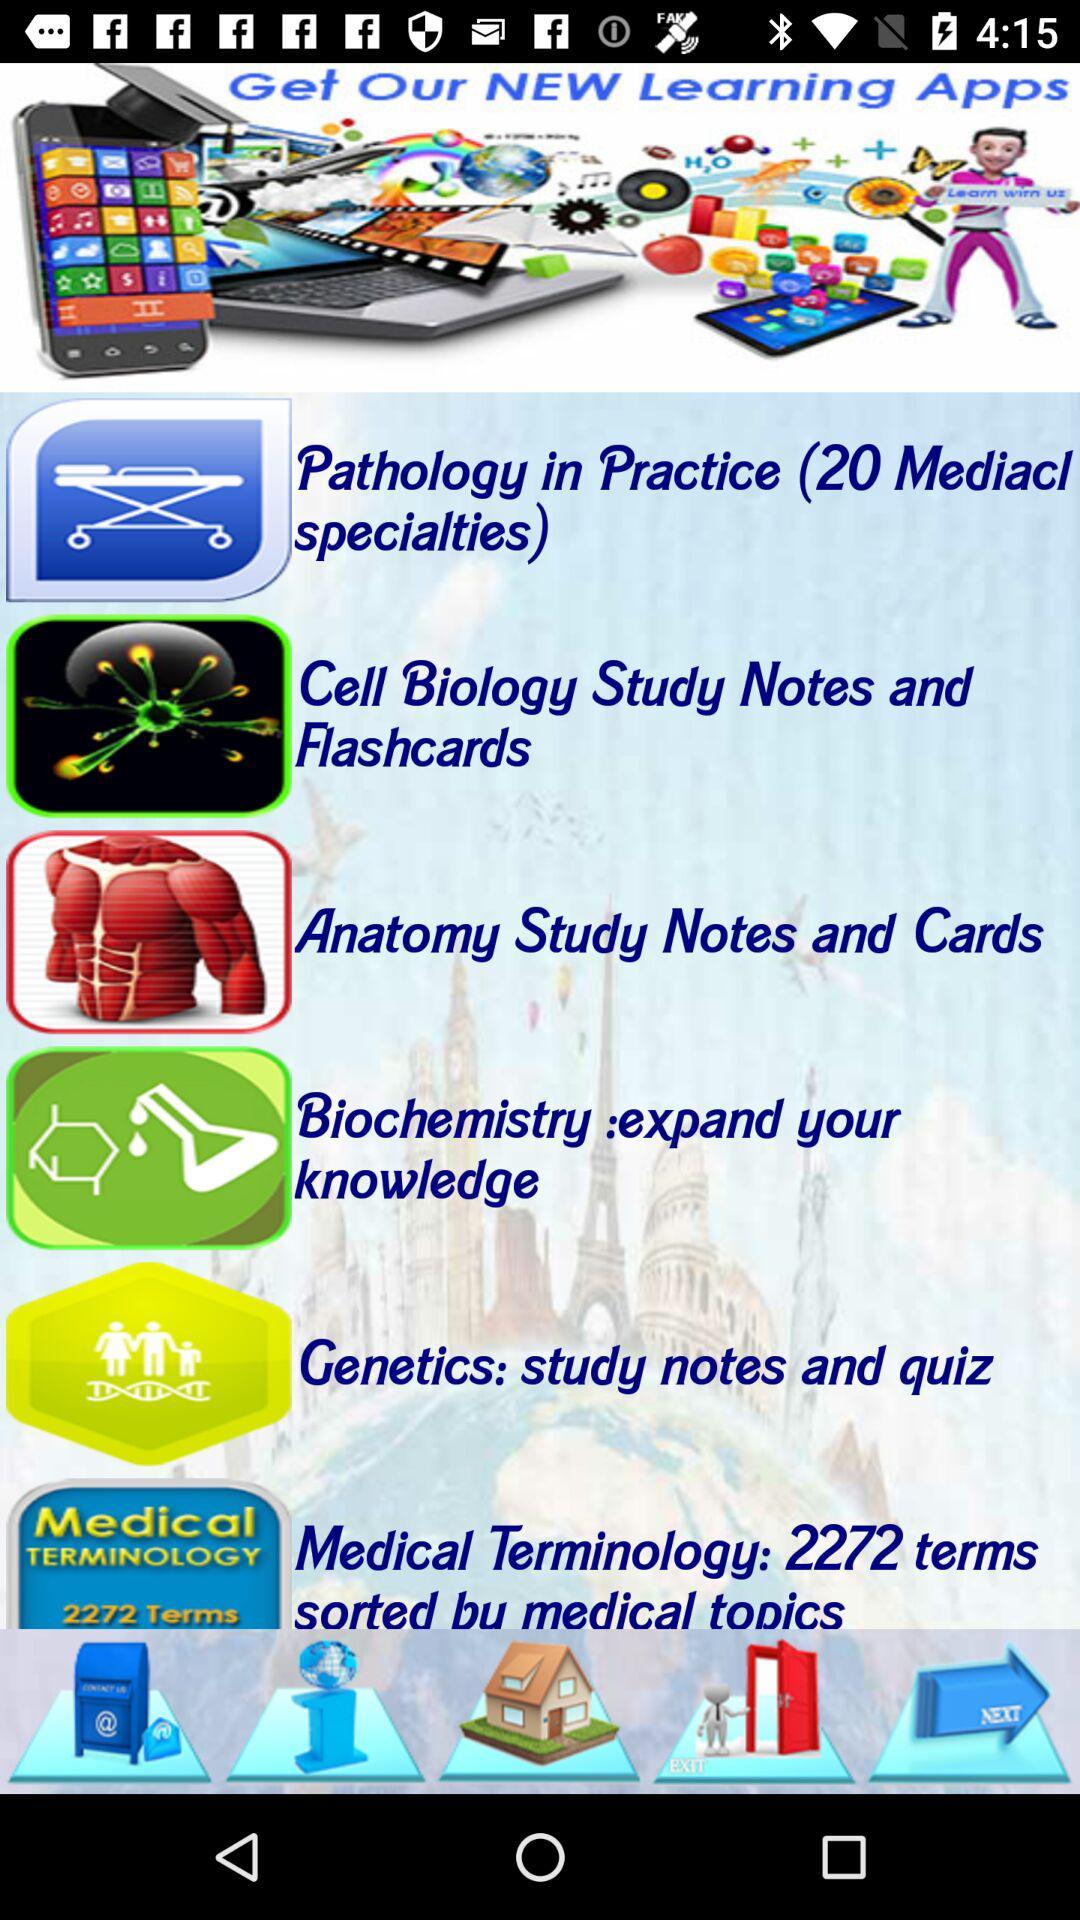 This screenshot has width=1080, height=1920. I want to click on home, so click(538, 1710).